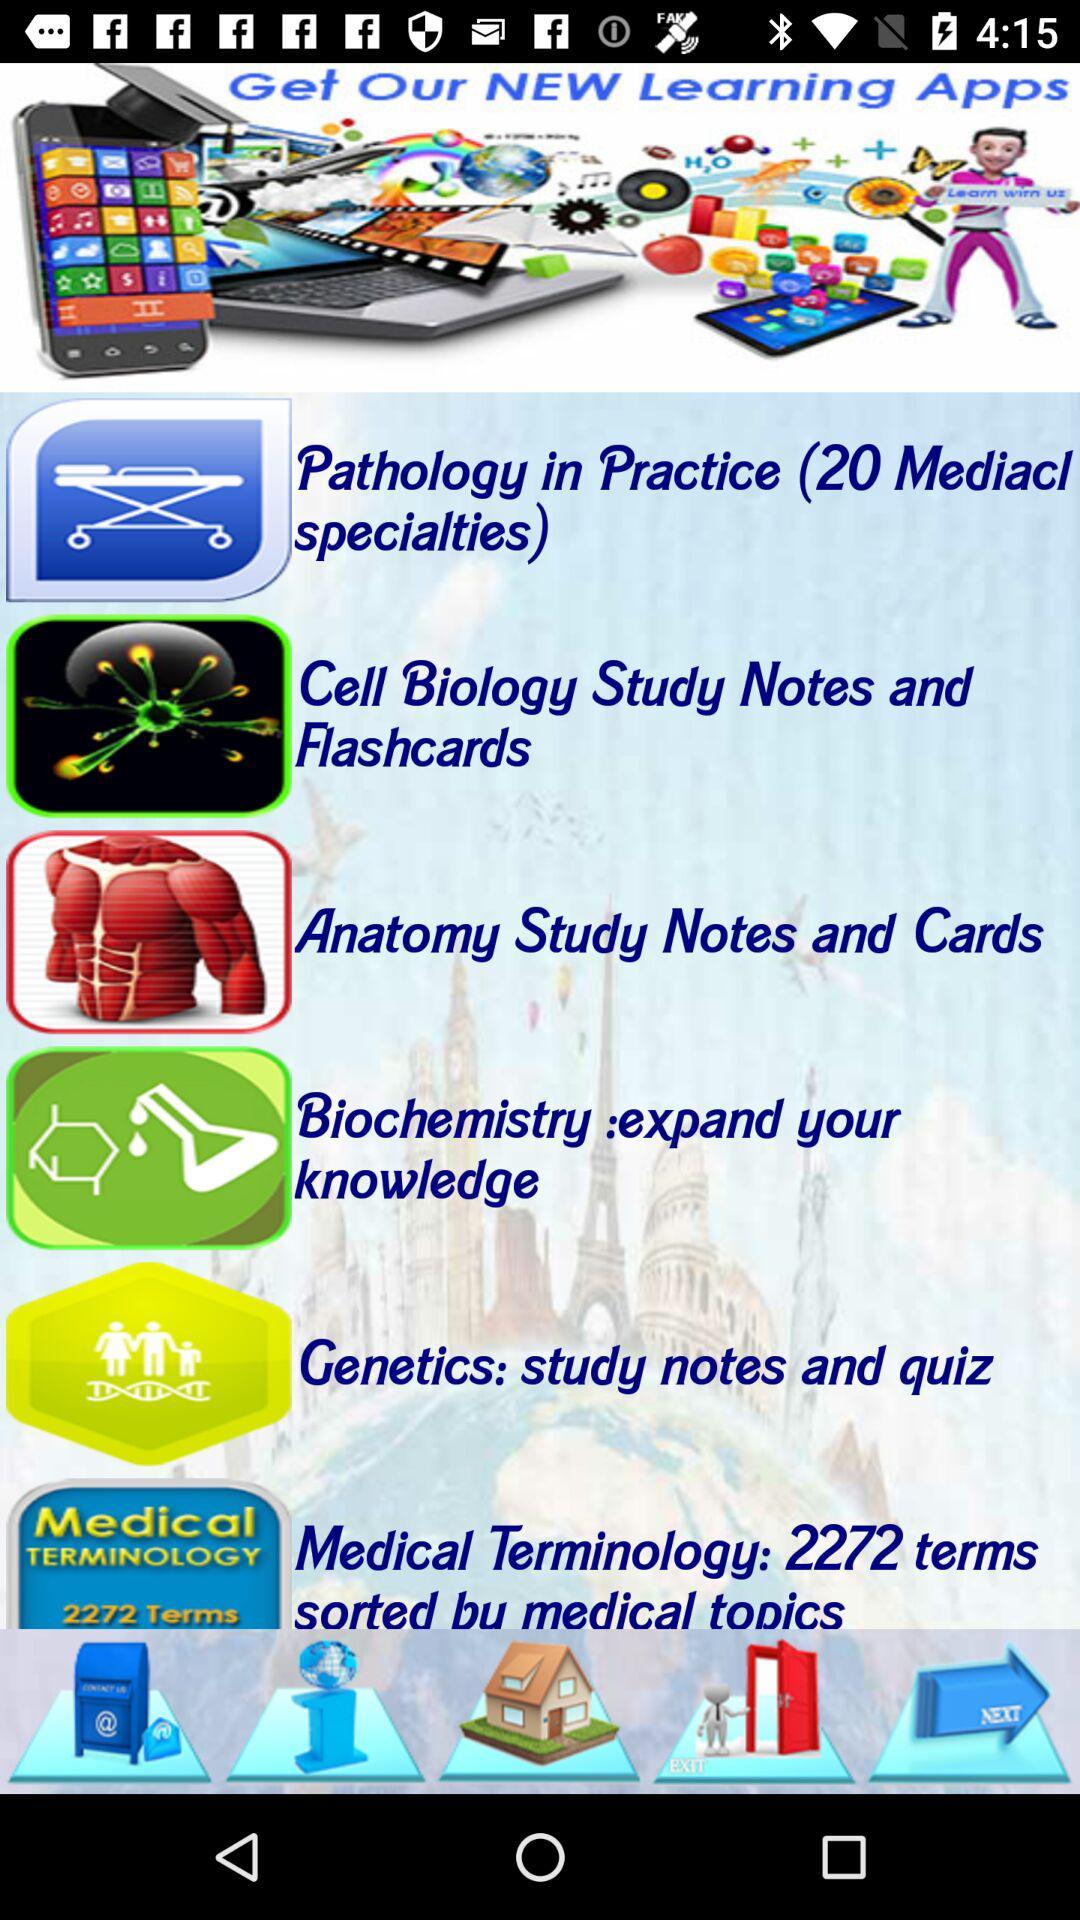 This screenshot has width=1080, height=1920. I want to click on home, so click(538, 1710).